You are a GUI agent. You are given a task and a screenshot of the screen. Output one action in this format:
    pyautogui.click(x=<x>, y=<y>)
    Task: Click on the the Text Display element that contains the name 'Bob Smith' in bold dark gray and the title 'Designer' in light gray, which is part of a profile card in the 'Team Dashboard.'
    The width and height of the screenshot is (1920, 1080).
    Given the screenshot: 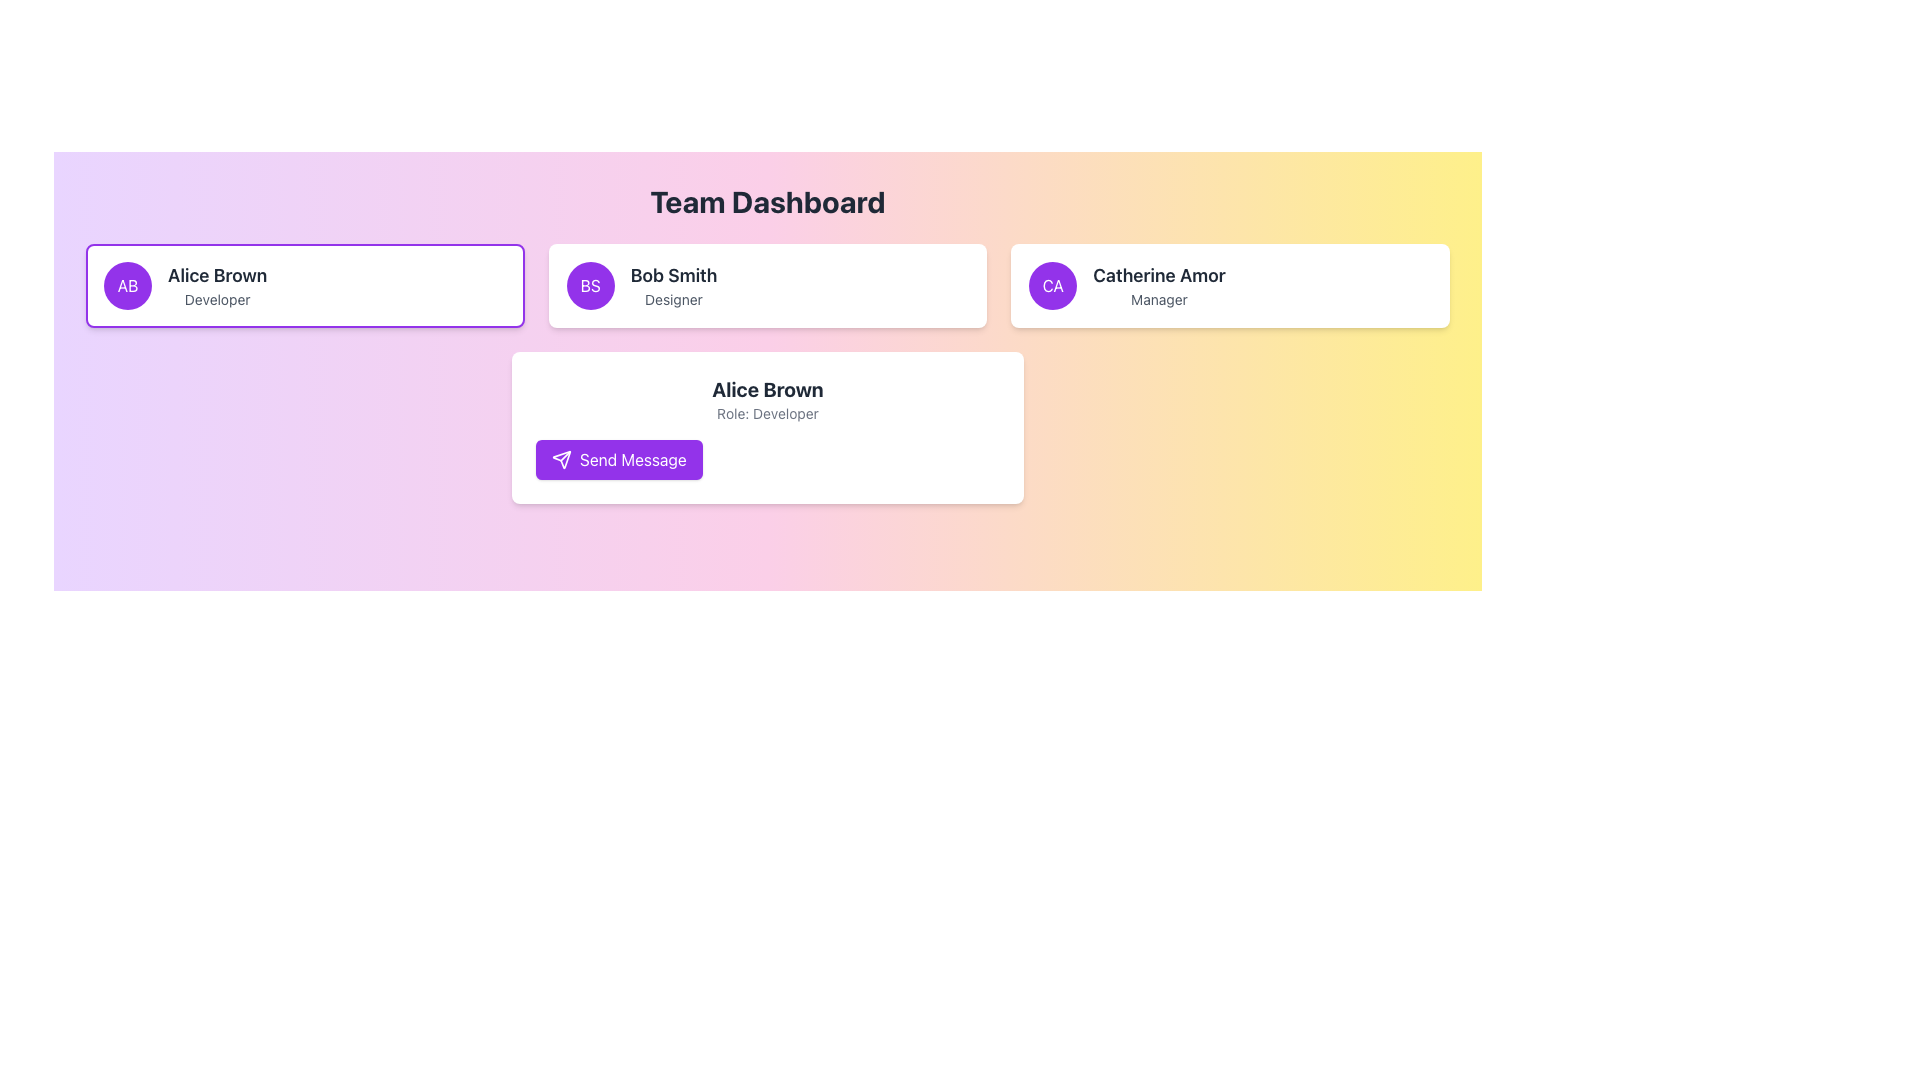 What is the action you would take?
    pyautogui.click(x=673, y=285)
    